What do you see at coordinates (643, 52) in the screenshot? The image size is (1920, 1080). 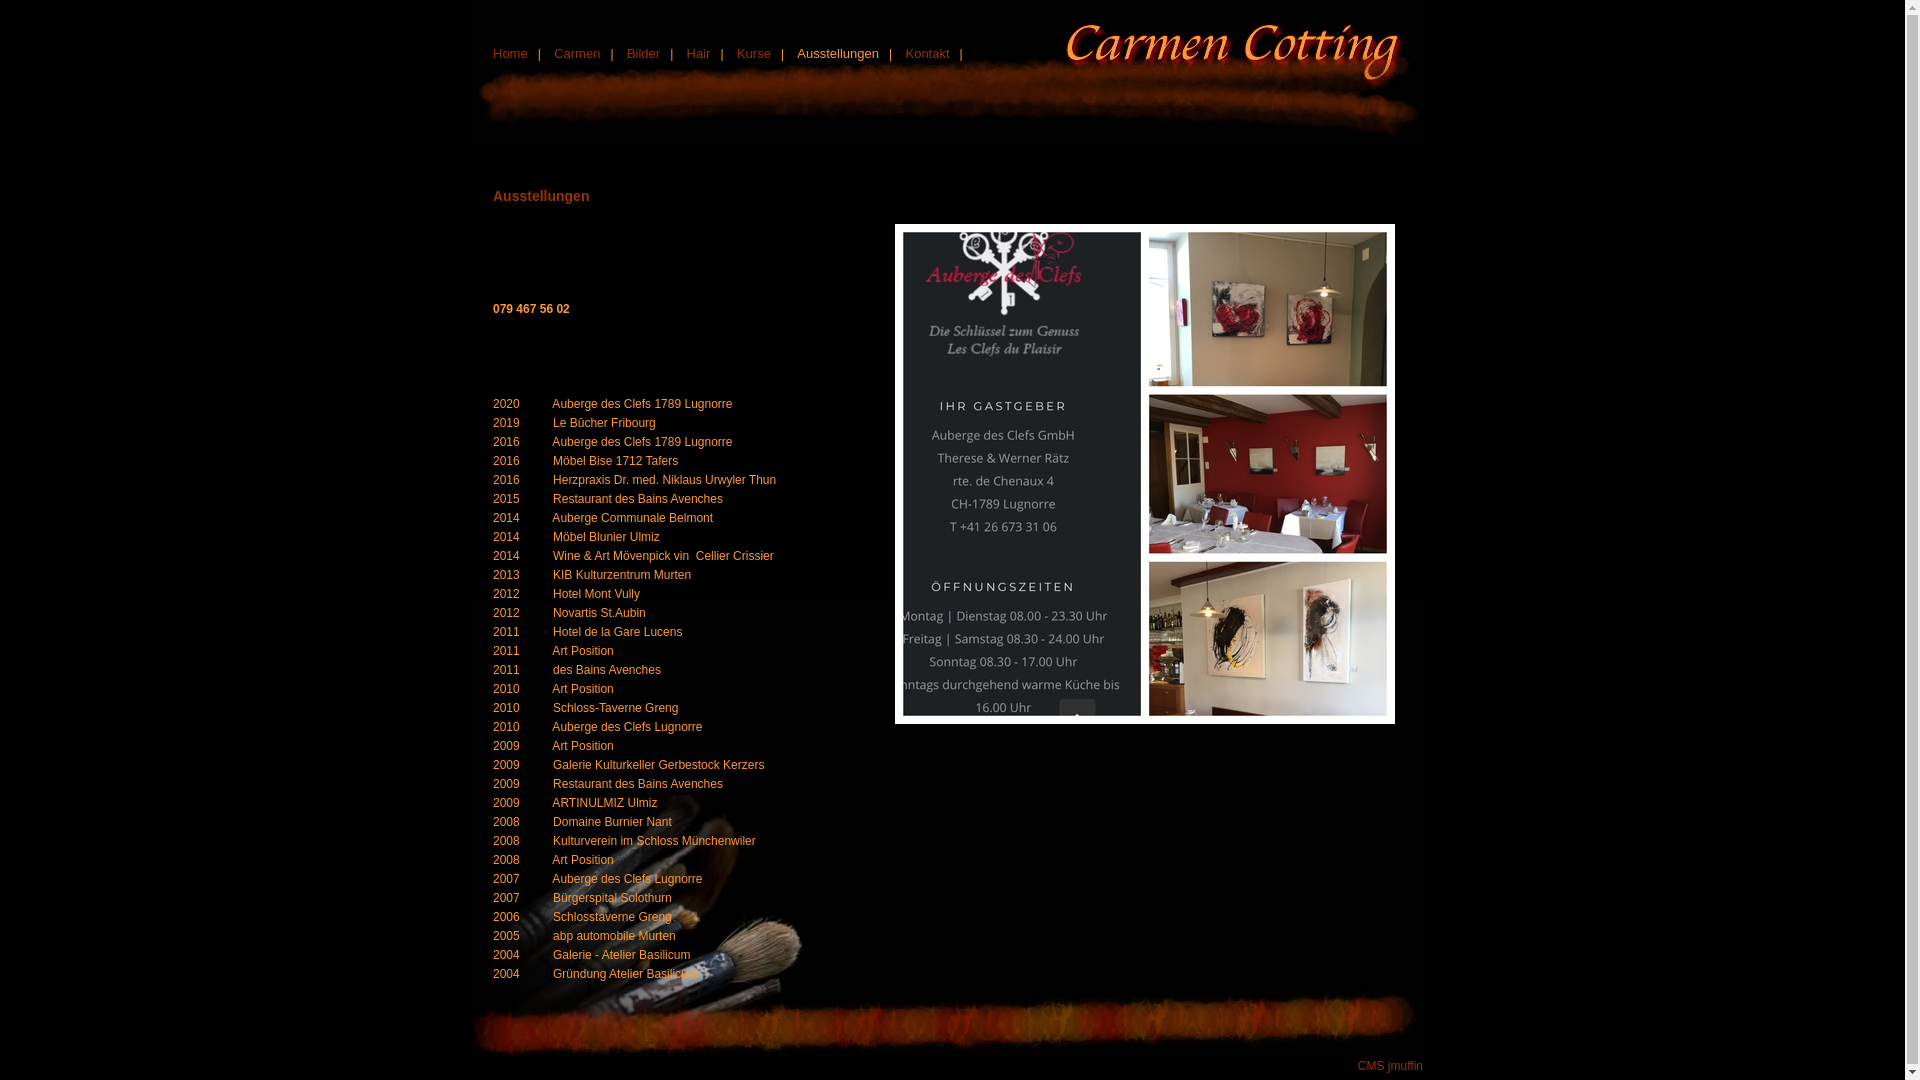 I see `'Bilder'` at bounding box center [643, 52].